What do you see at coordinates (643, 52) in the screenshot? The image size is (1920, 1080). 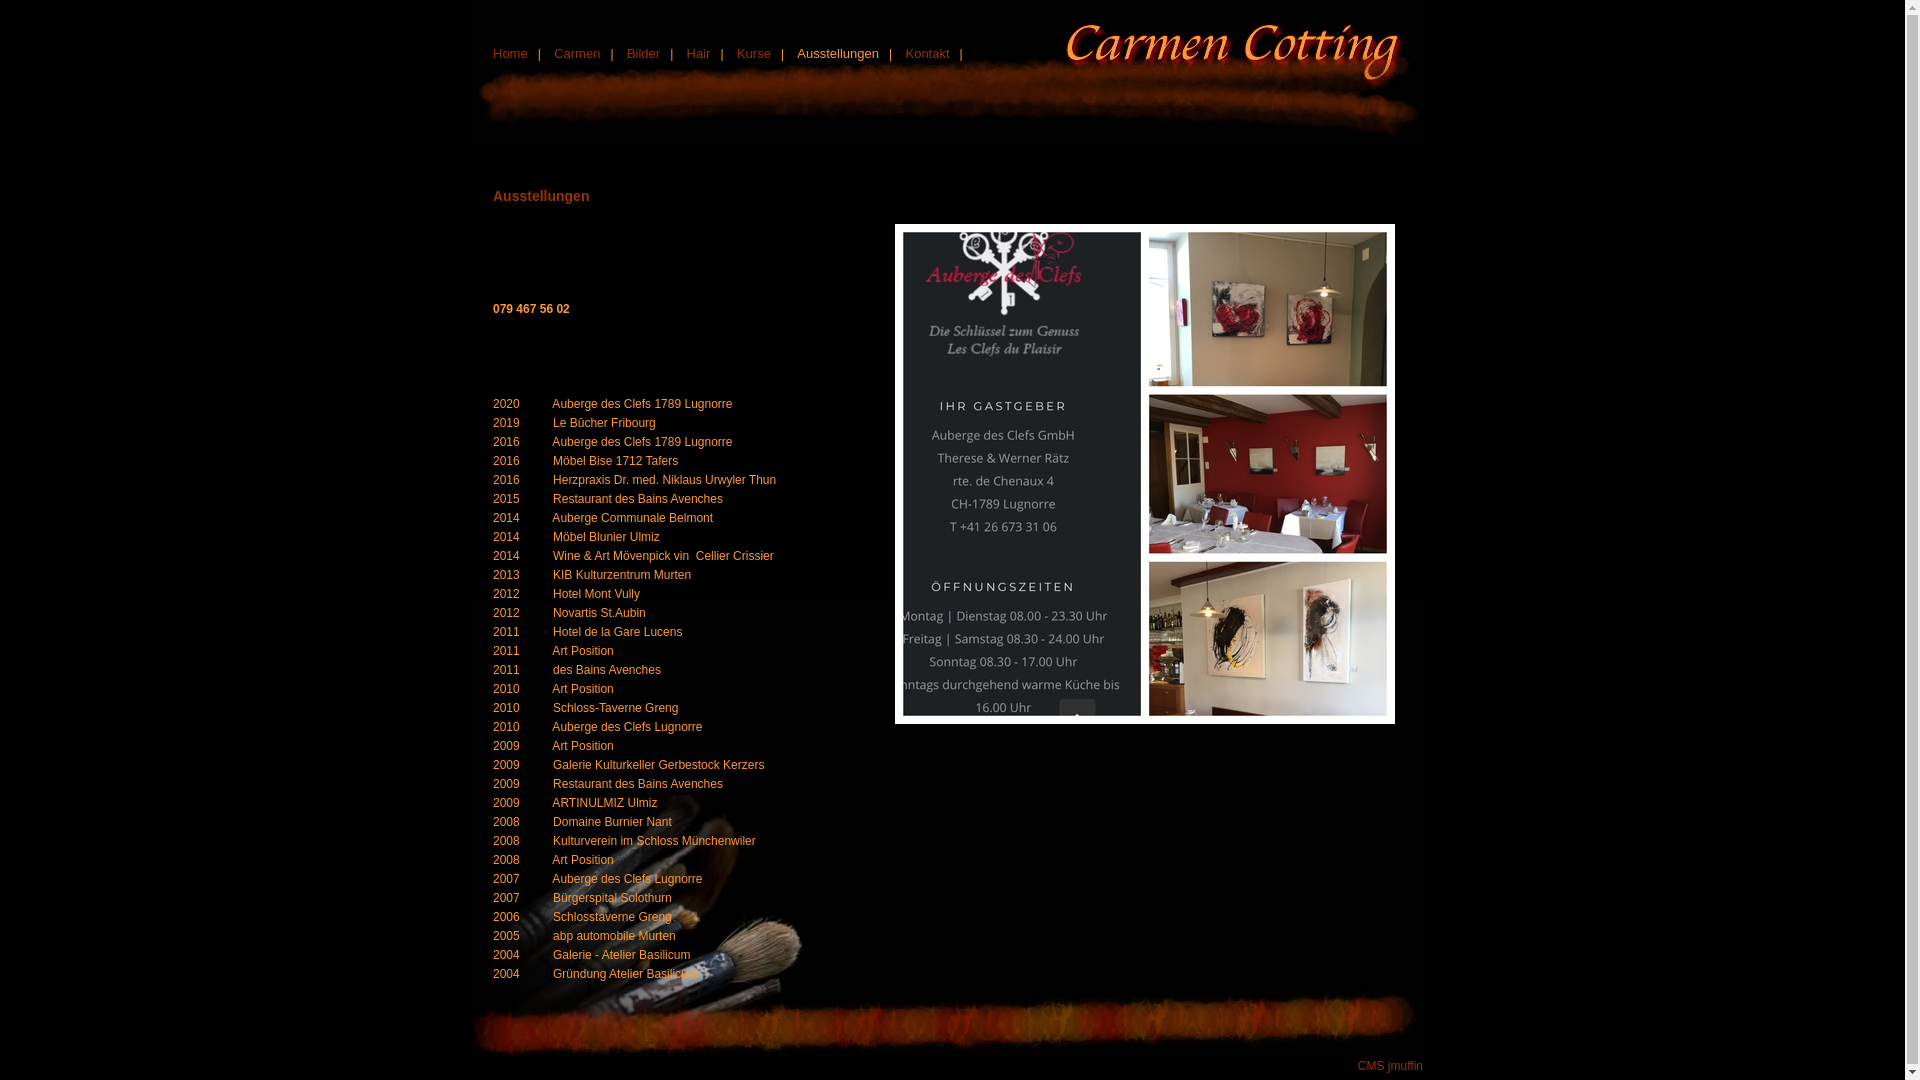 I see `'Bilder'` at bounding box center [643, 52].